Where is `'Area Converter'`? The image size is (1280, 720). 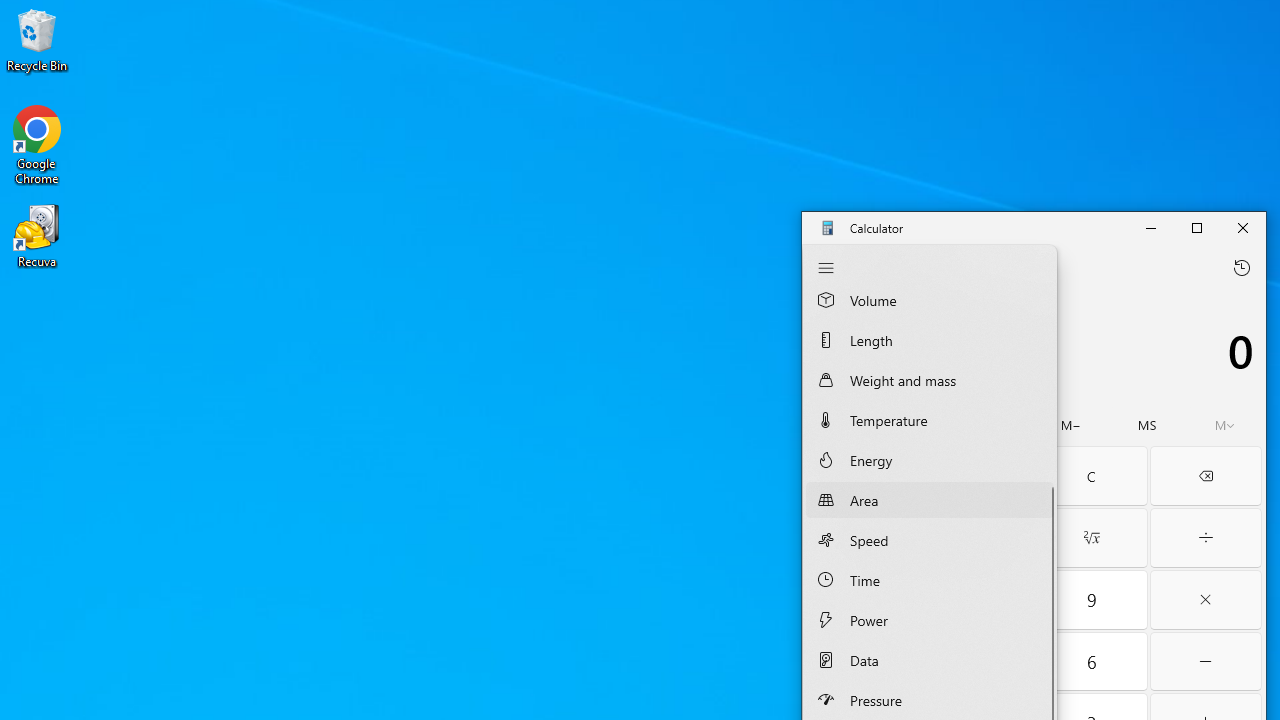
'Area Converter' is located at coordinates (928, 498).